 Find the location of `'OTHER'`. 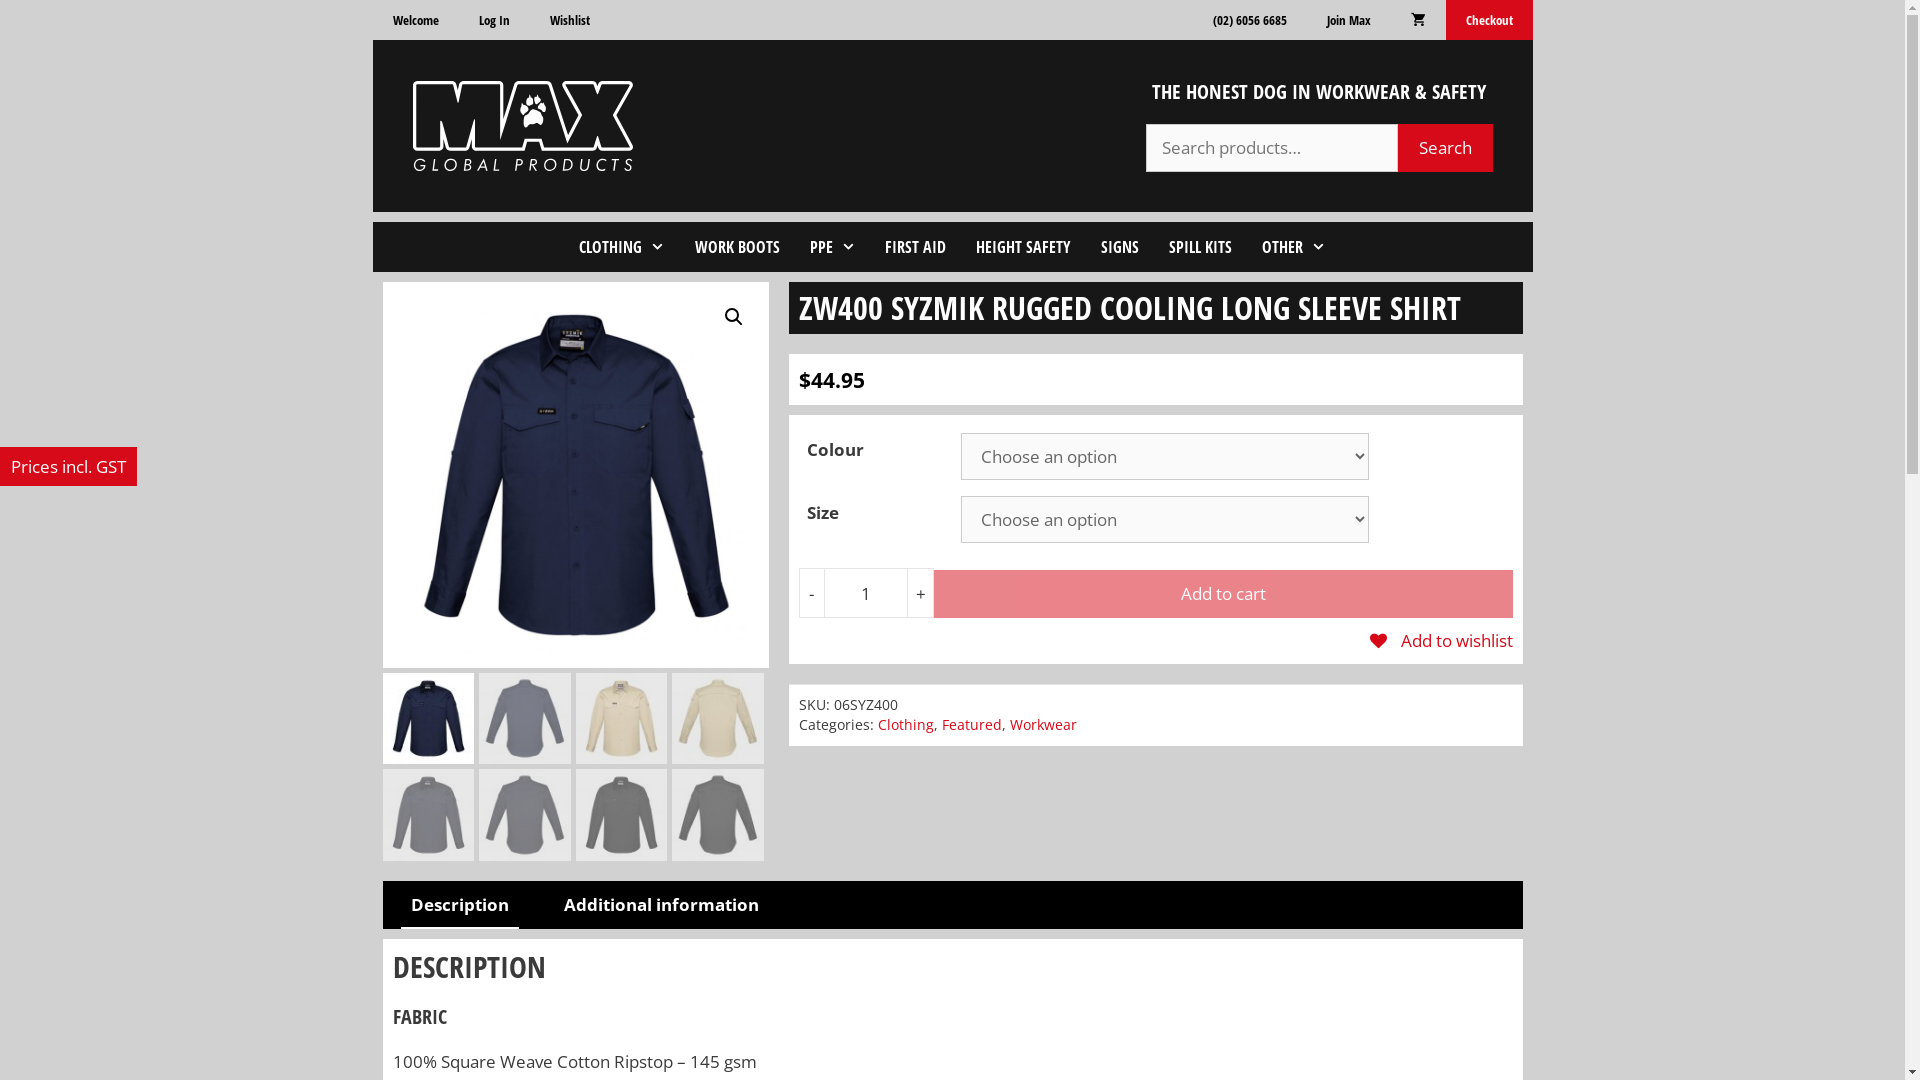

'OTHER' is located at coordinates (1246, 245).